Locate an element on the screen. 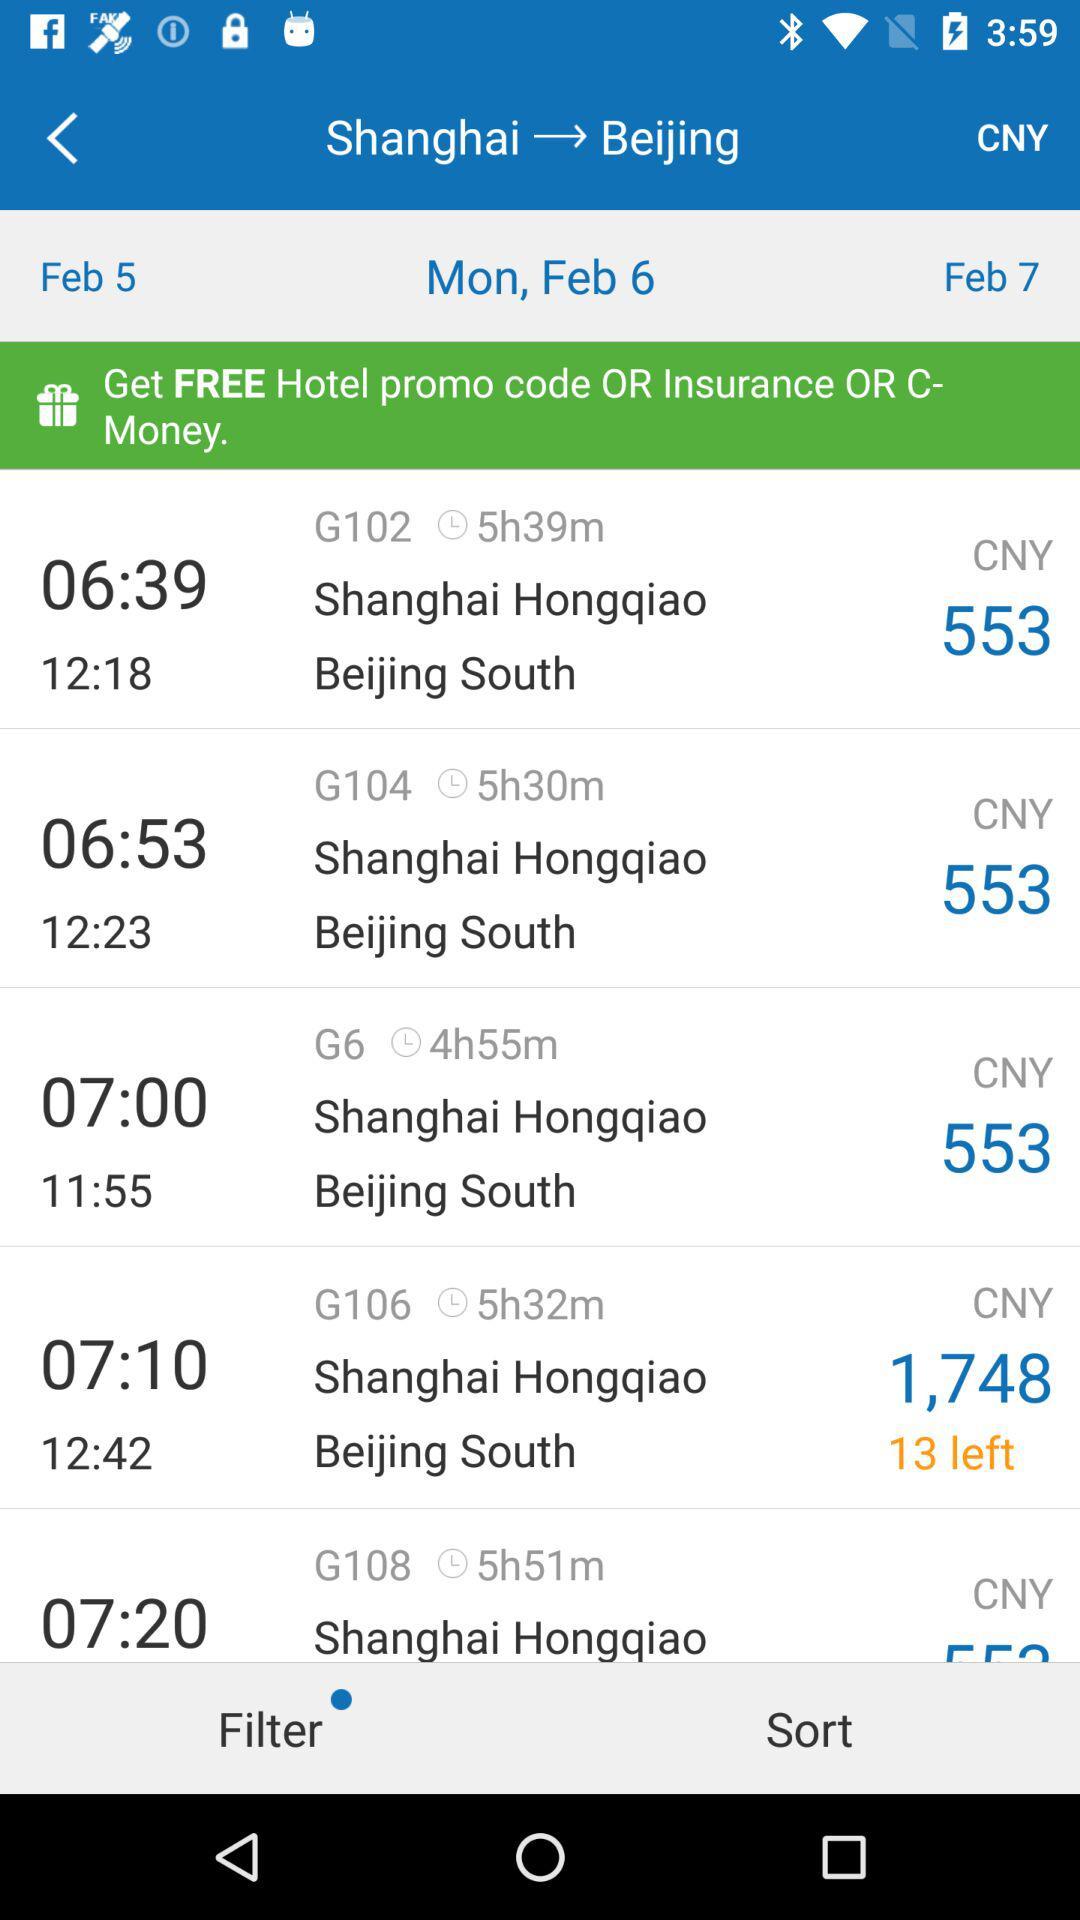 This screenshot has width=1080, height=1920. icon above the feb 5 is located at coordinates (72, 135).